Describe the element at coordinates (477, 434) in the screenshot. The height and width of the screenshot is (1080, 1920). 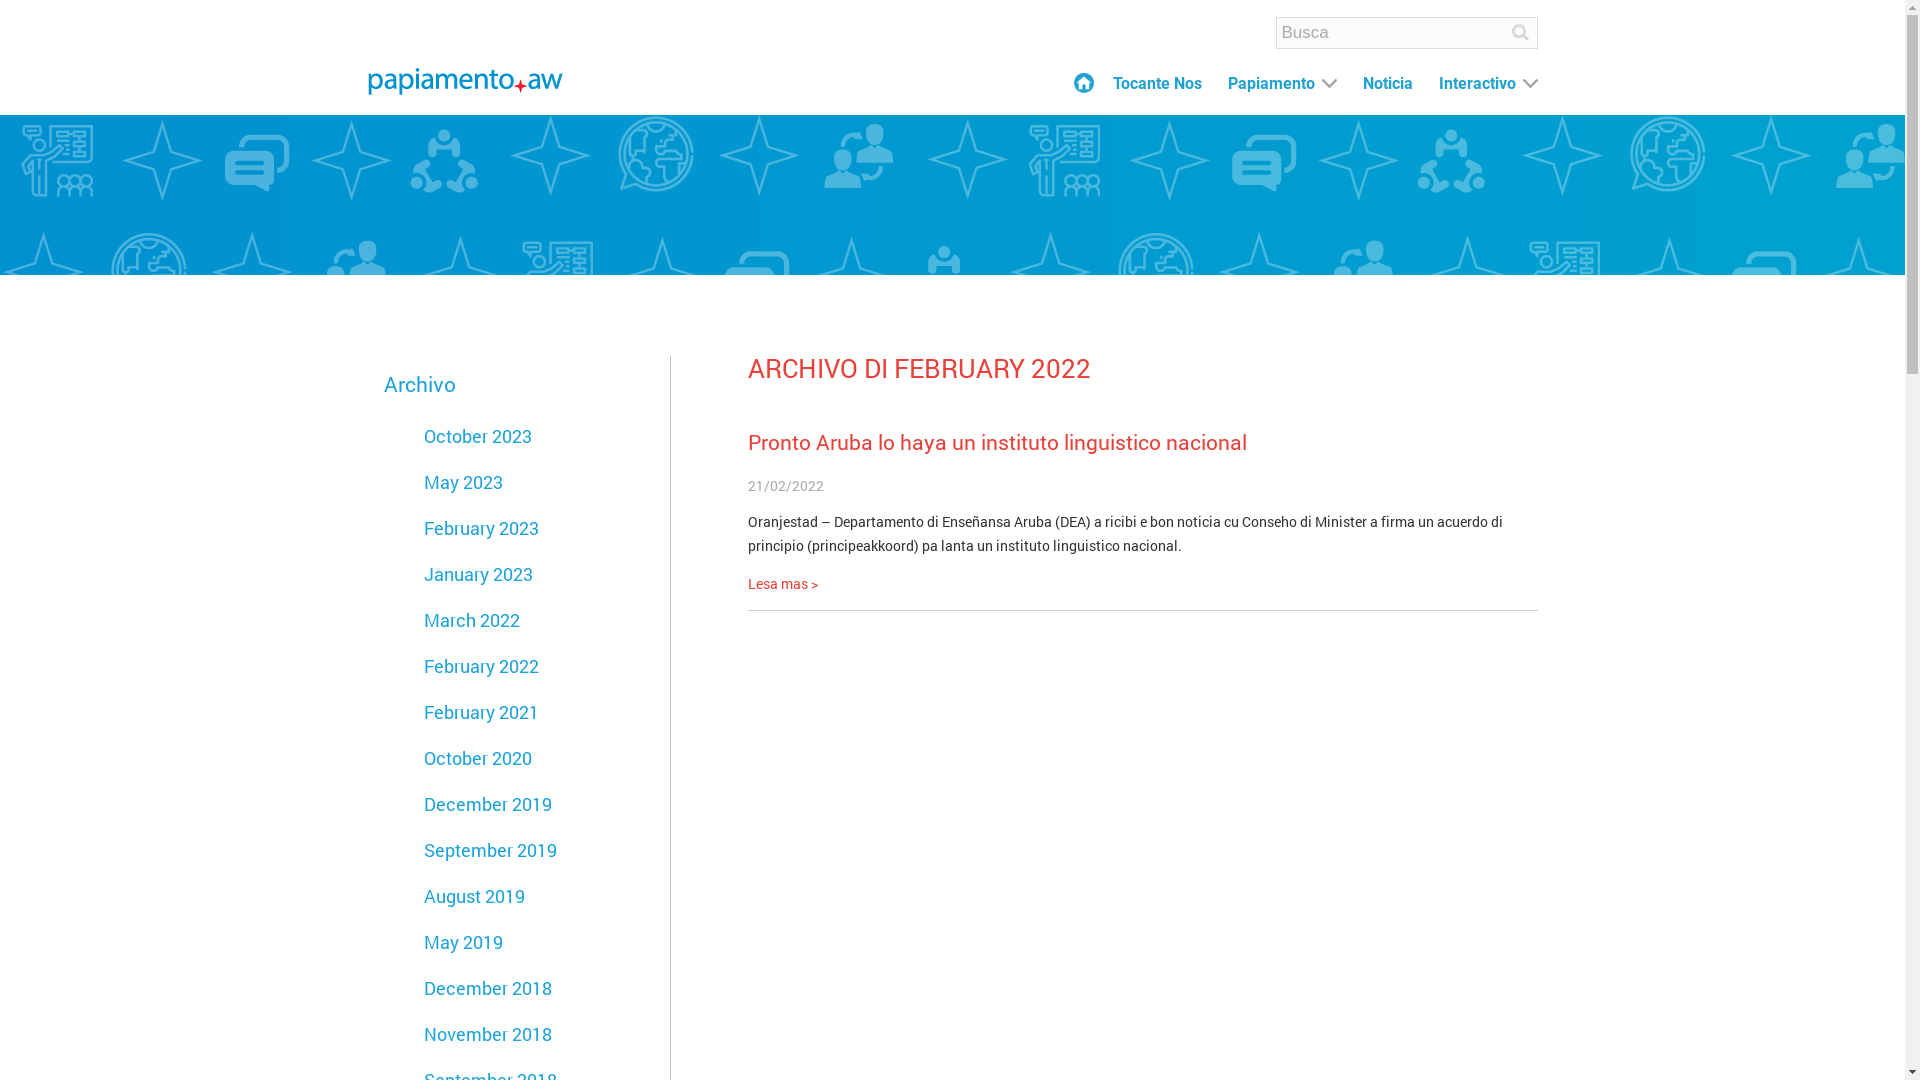
I see `'October 2023'` at that location.